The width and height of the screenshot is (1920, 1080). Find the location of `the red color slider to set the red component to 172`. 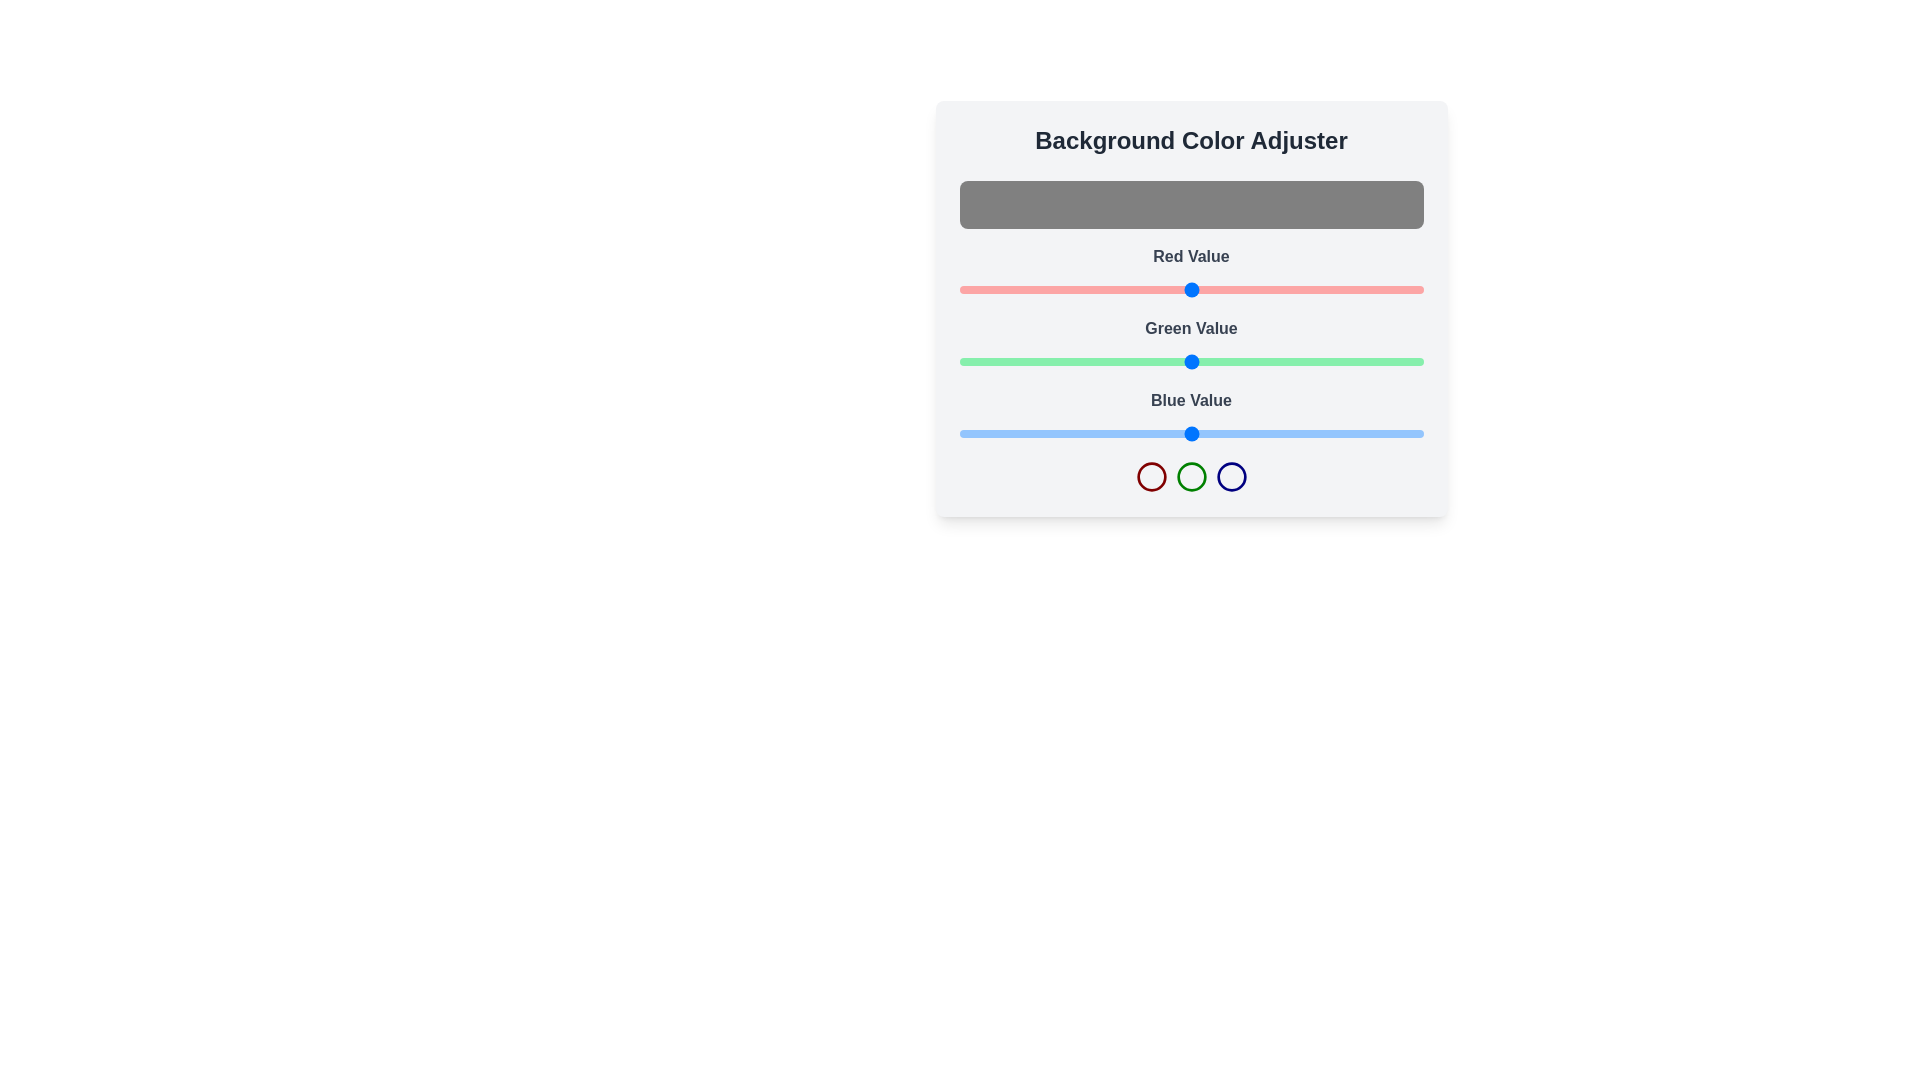

the red color slider to set the red component to 172 is located at coordinates (1271, 289).